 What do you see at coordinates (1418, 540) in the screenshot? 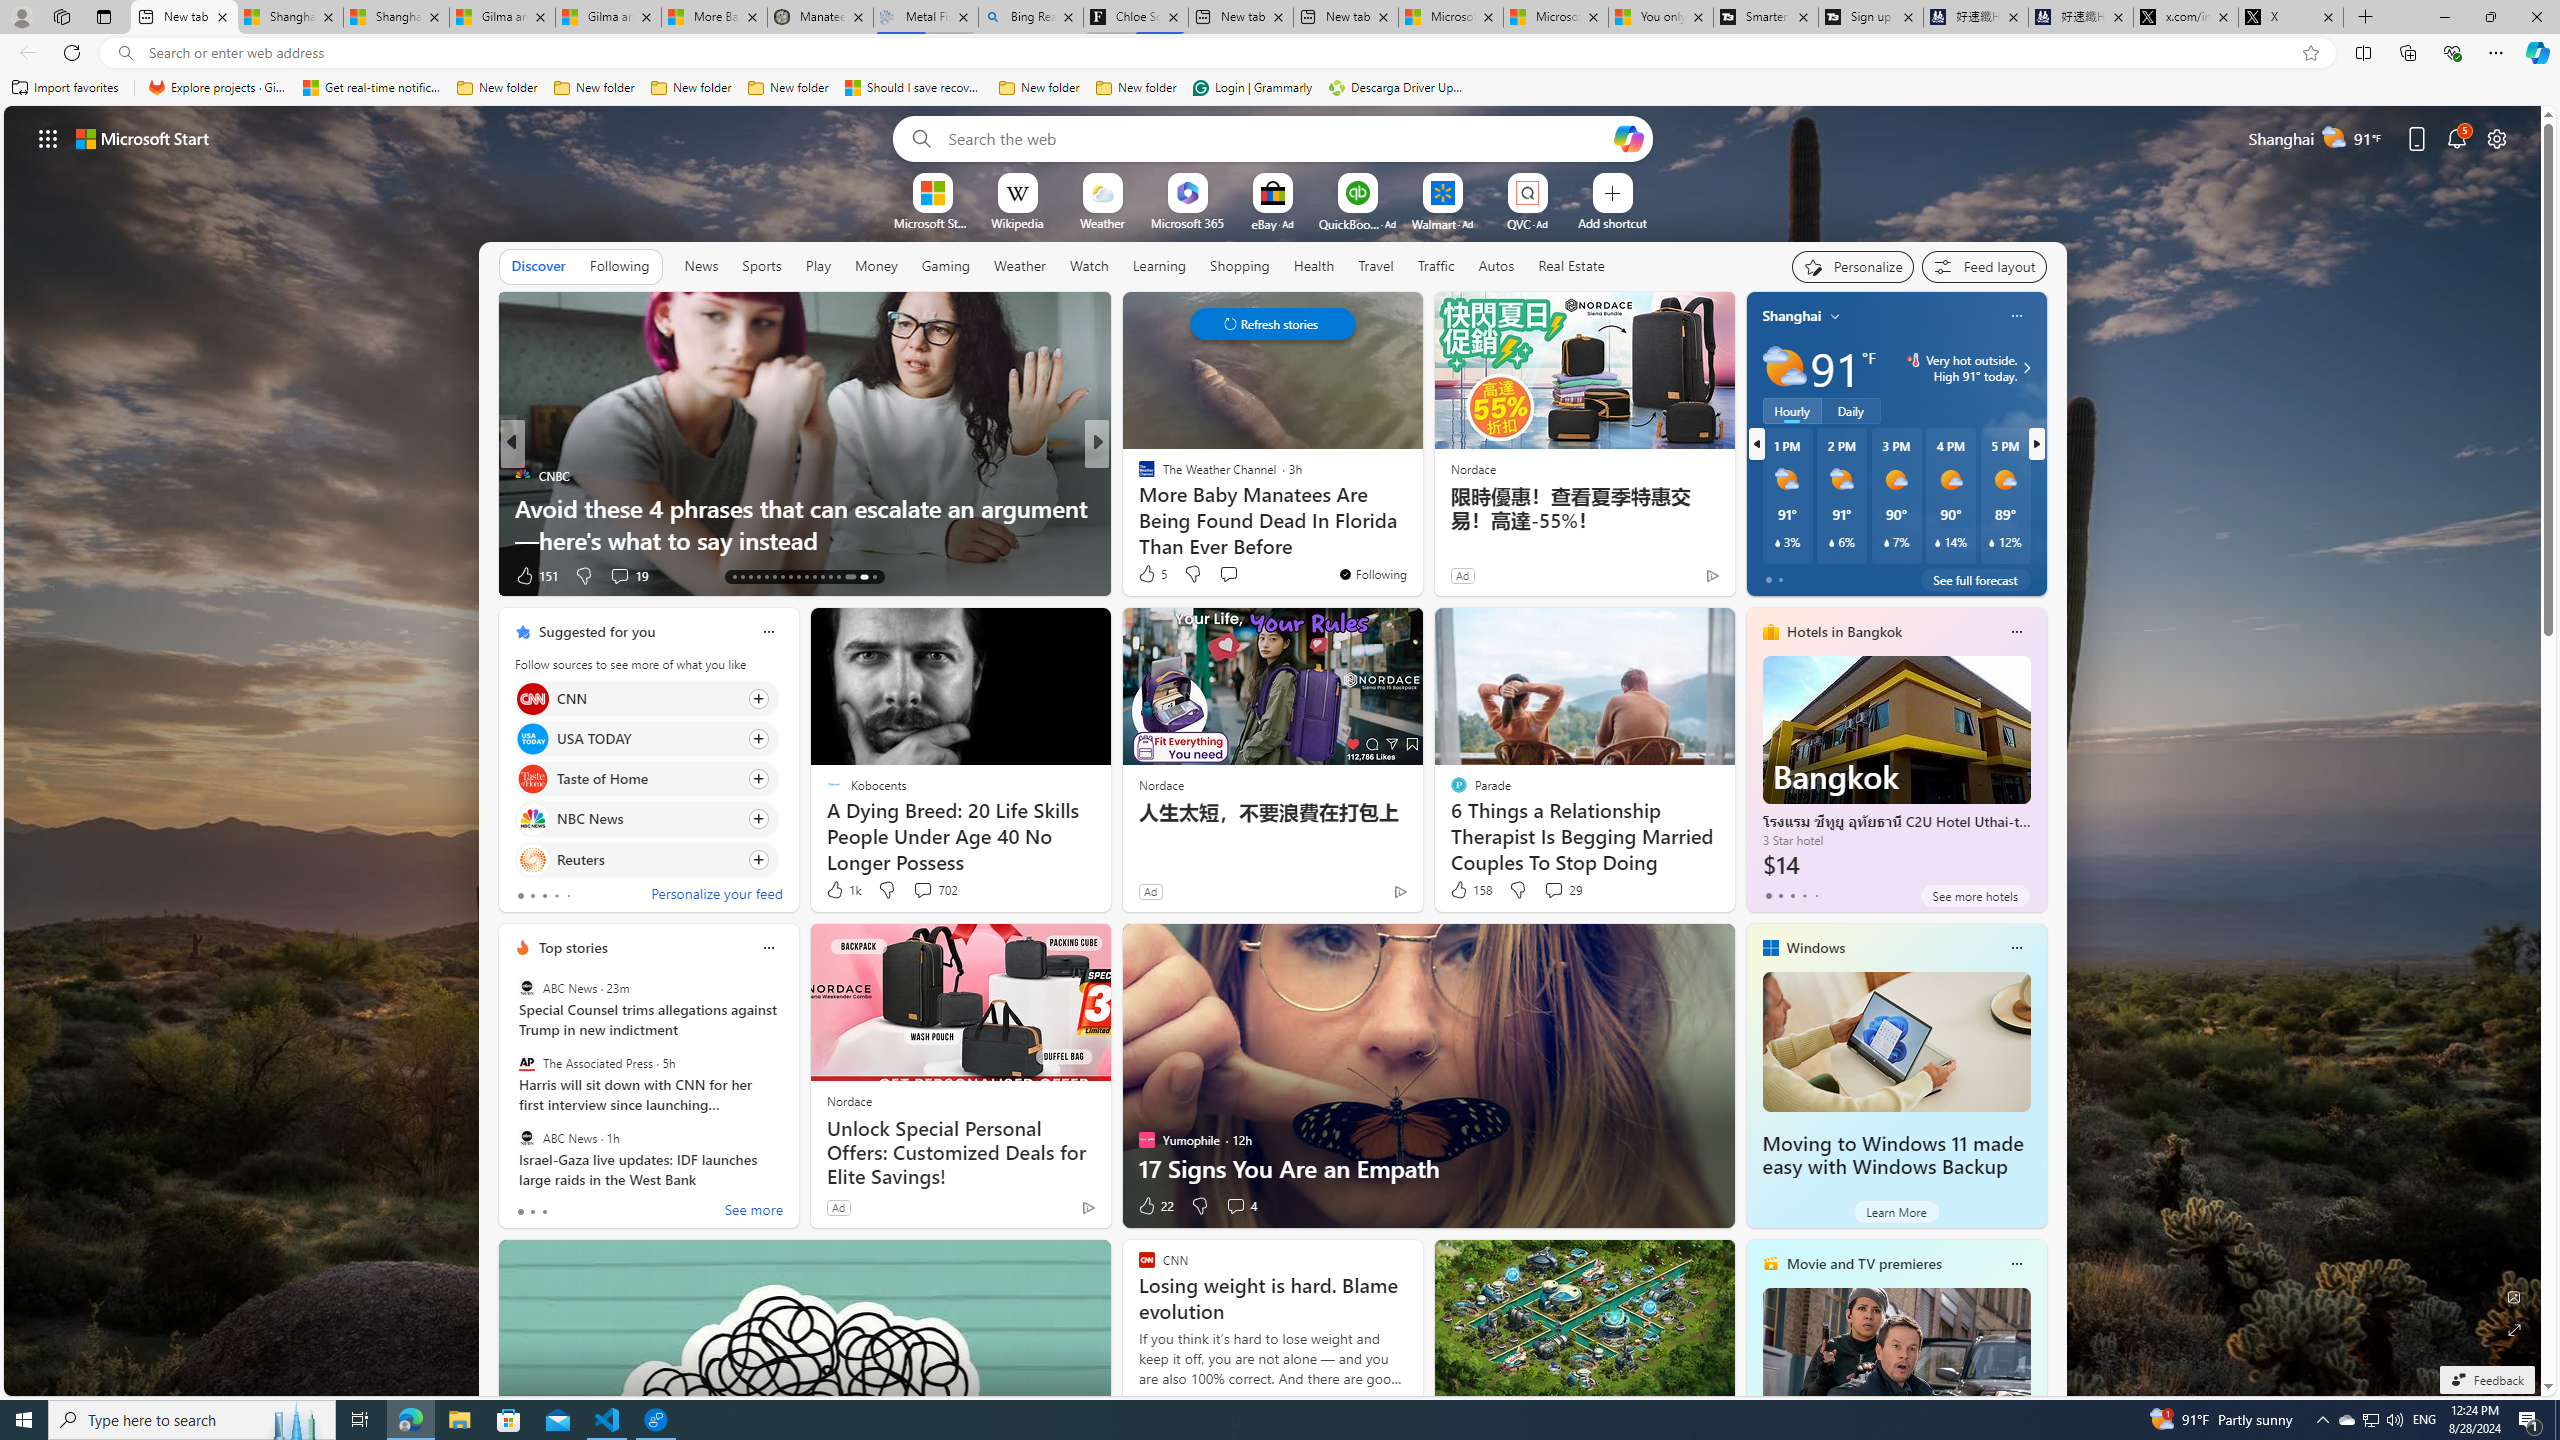
I see `'Top 10 Worst Things To Do When Camping'` at bounding box center [1418, 540].